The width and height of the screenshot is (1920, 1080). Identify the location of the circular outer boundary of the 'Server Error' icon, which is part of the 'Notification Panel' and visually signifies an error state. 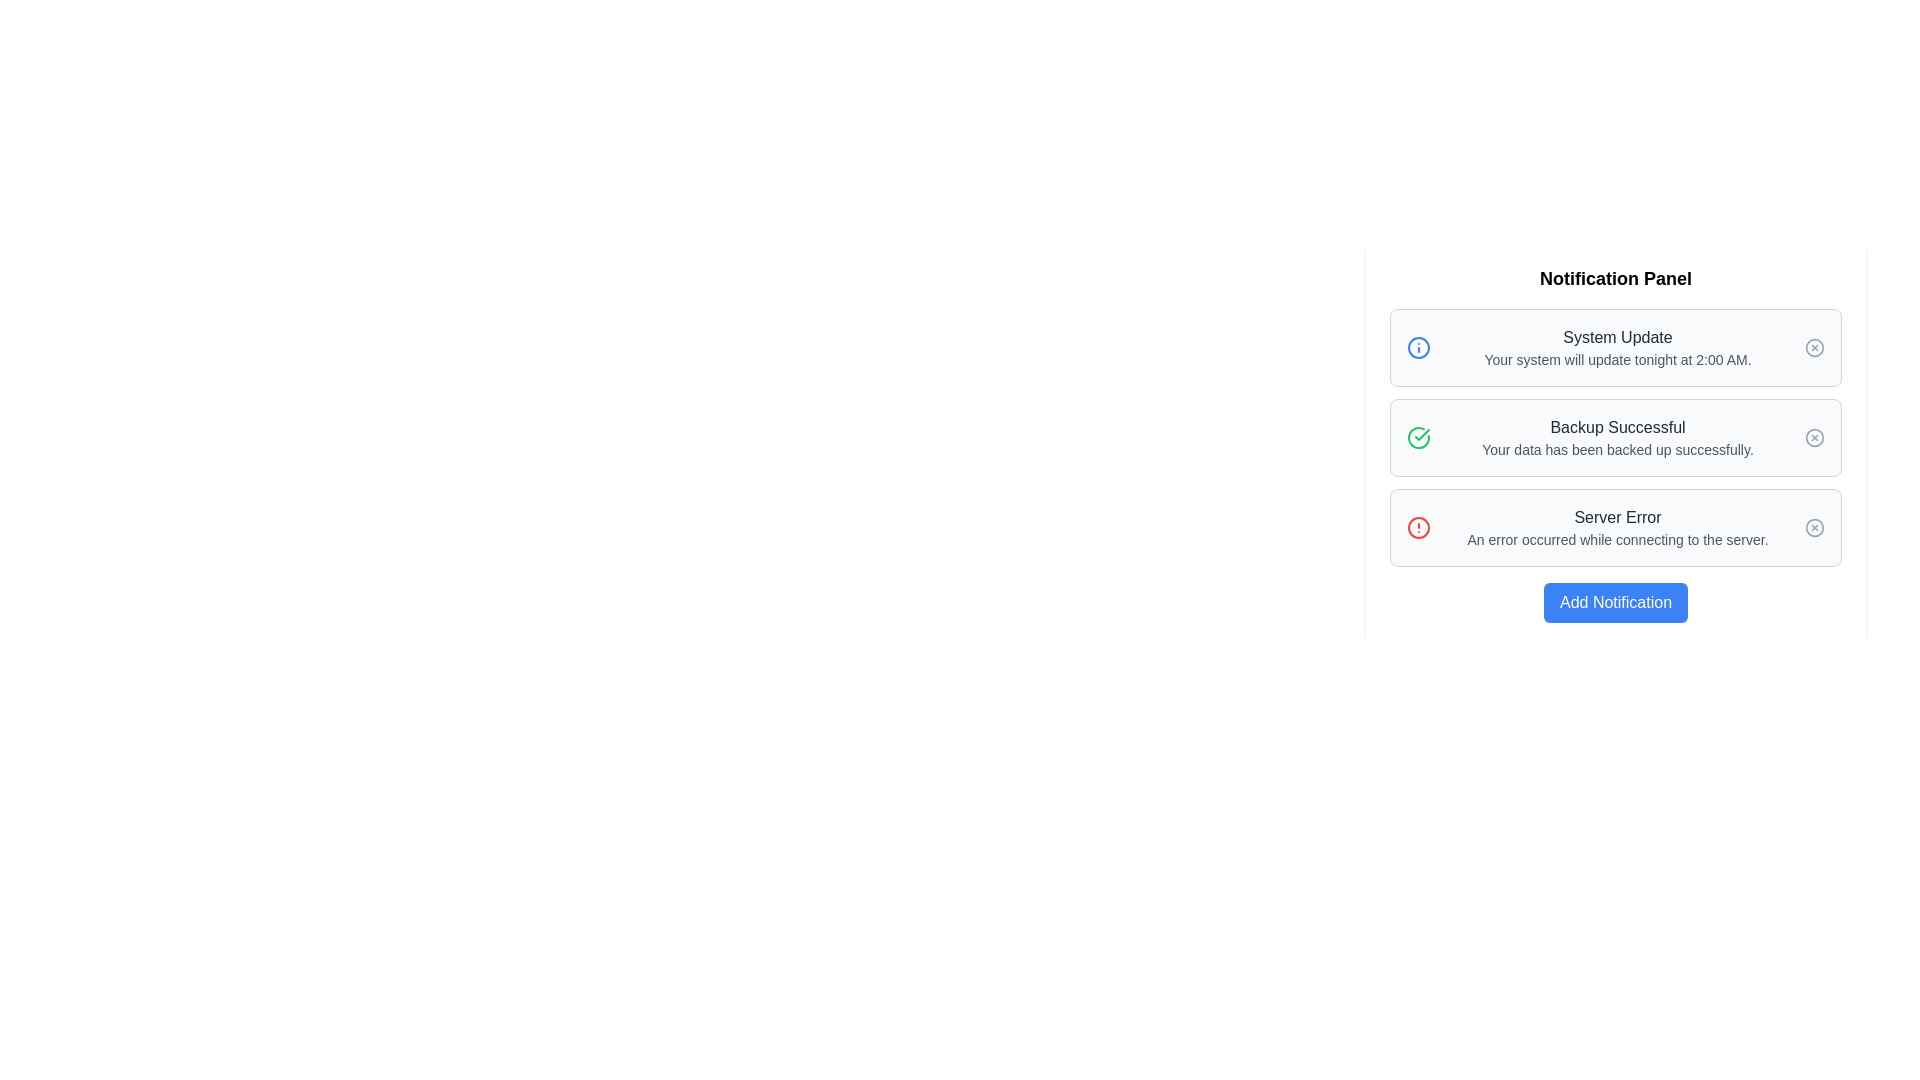
(1814, 527).